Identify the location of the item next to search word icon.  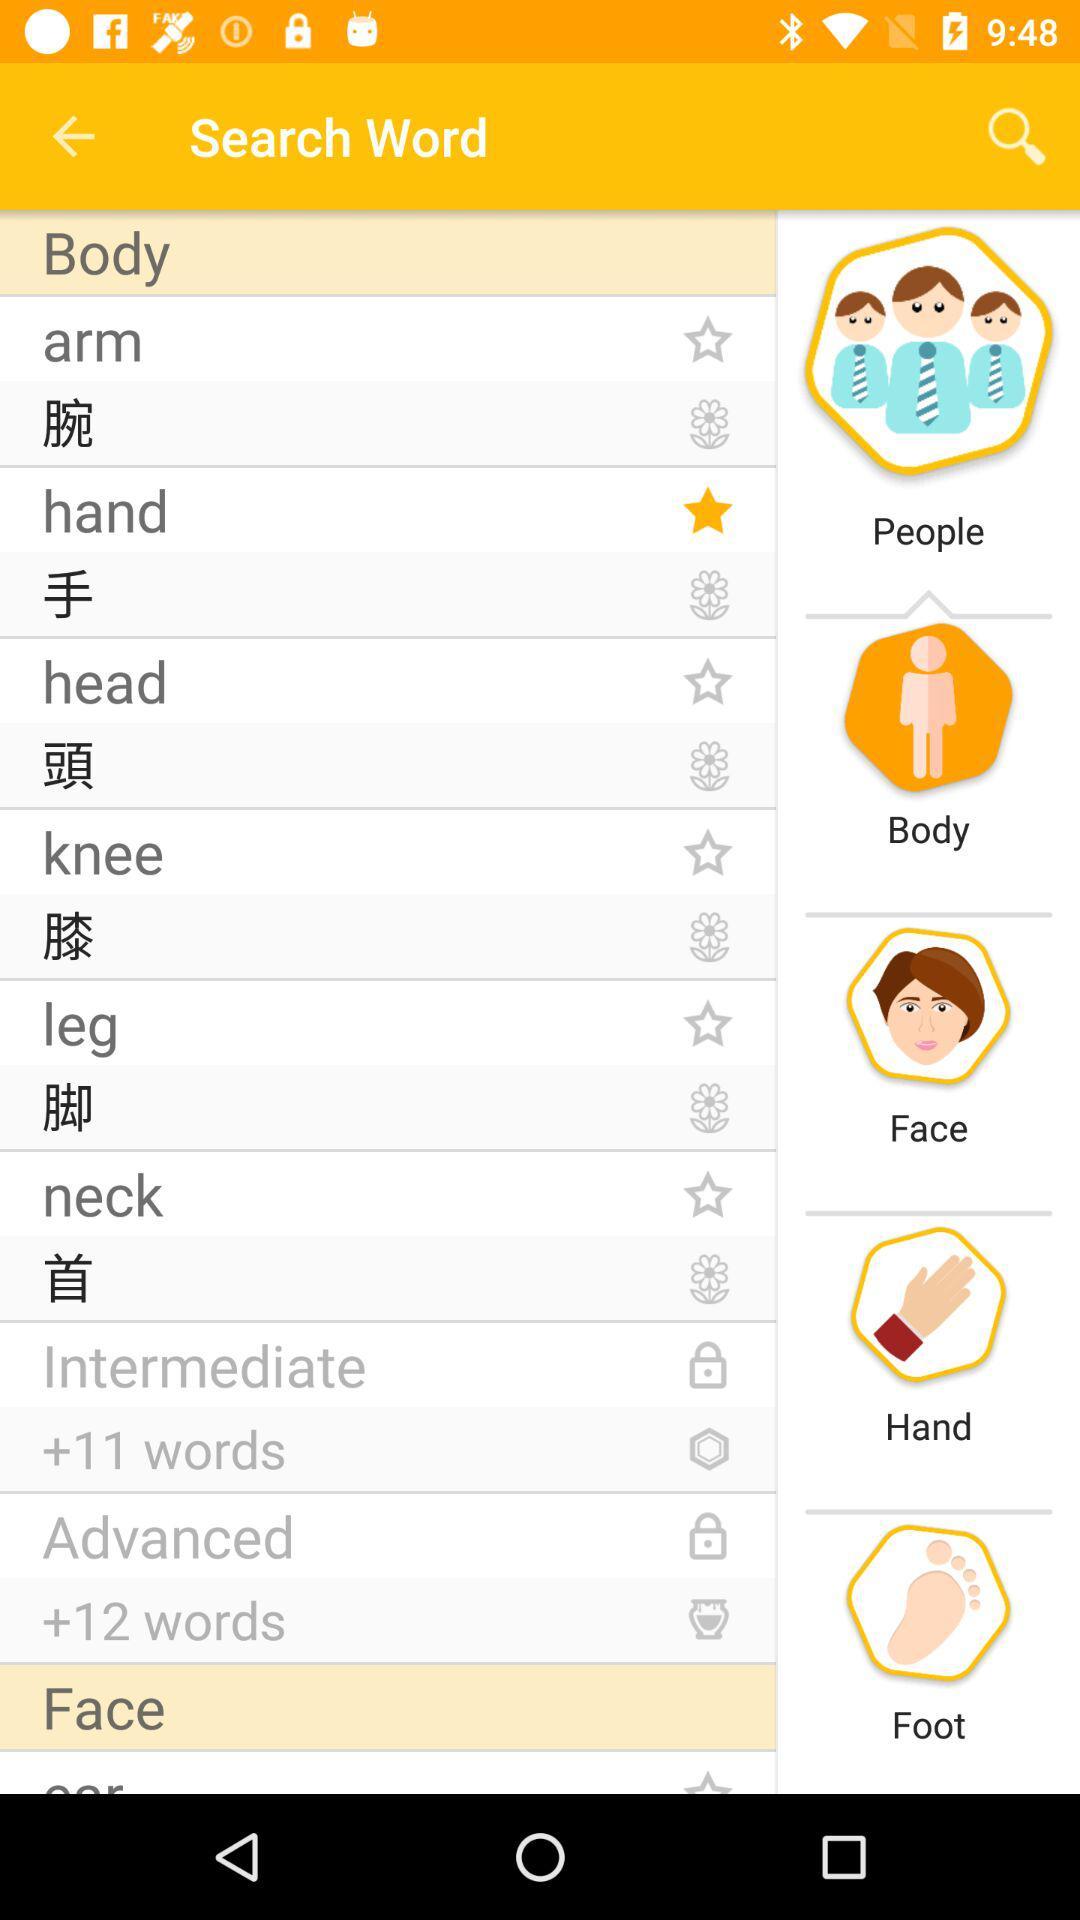
(72, 135).